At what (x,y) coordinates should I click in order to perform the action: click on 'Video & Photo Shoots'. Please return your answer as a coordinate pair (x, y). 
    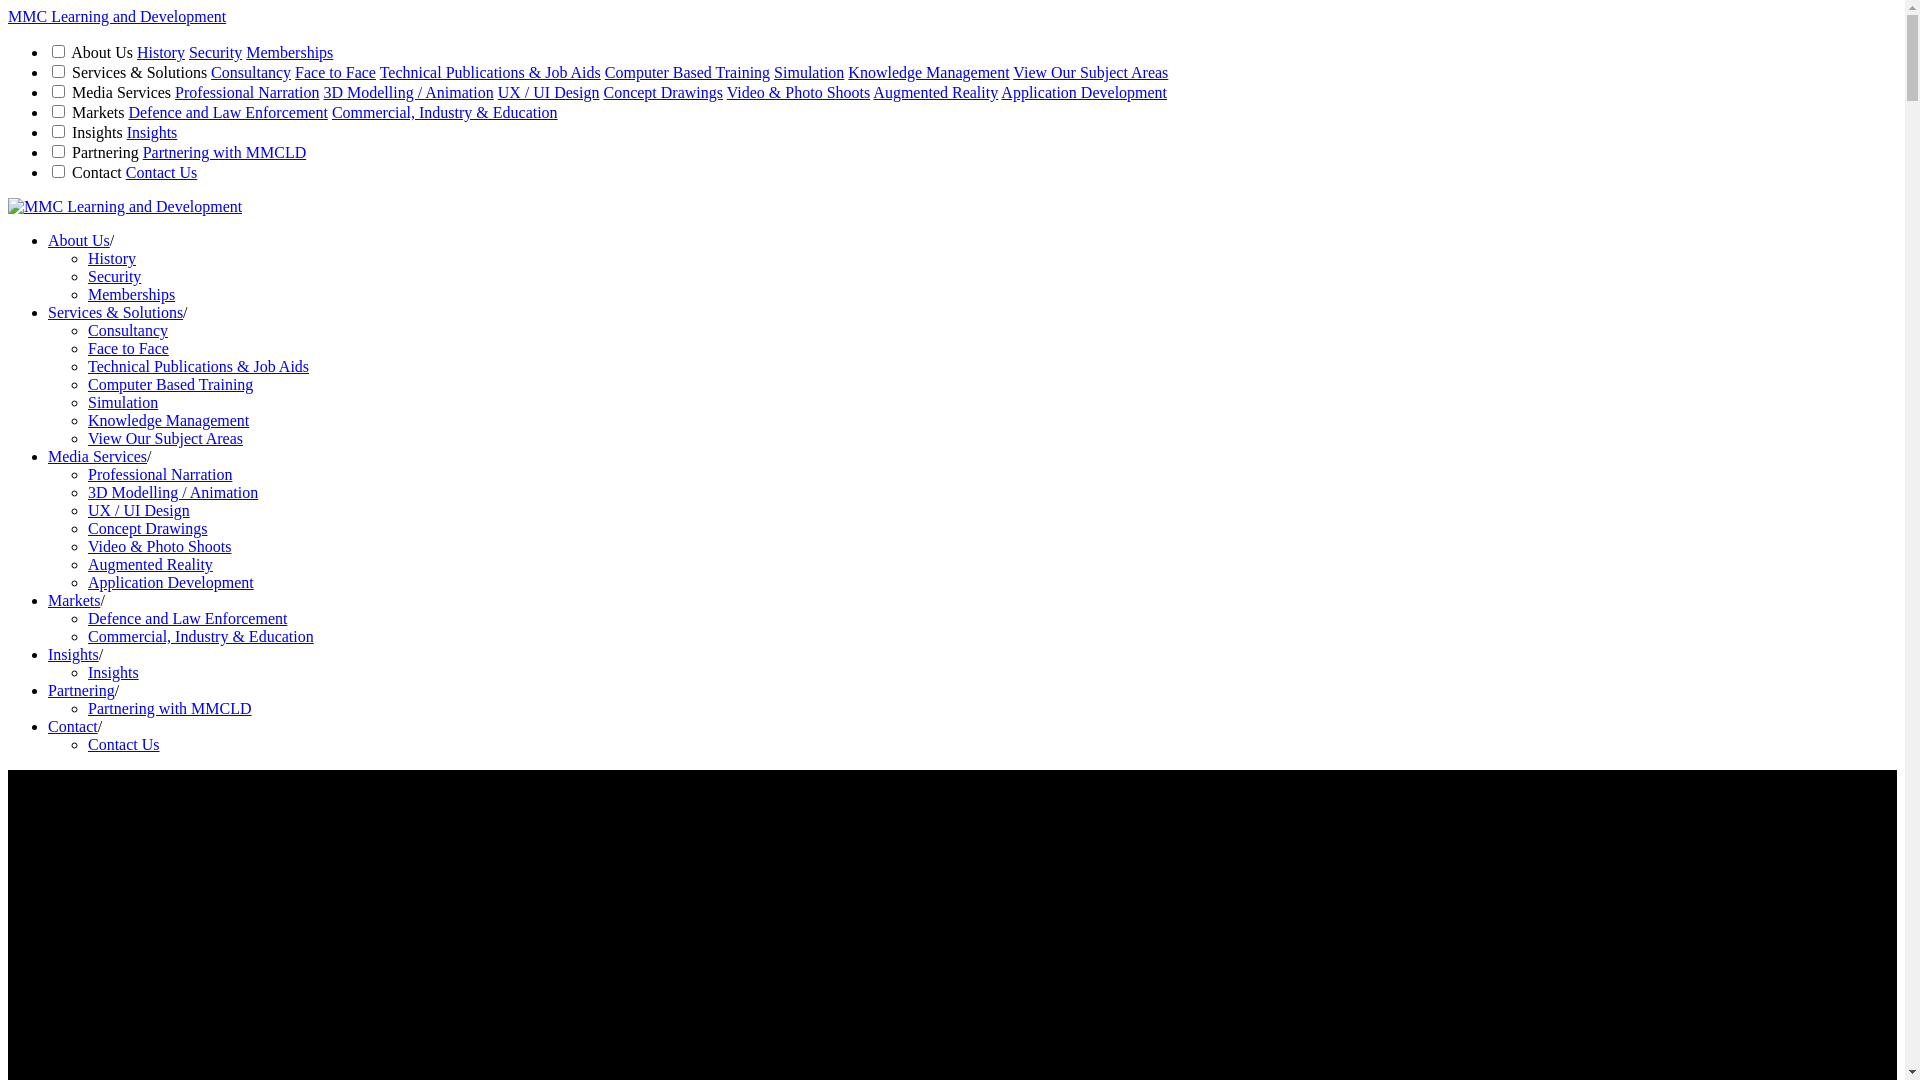
    Looking at the image, I should click on (797, 92).